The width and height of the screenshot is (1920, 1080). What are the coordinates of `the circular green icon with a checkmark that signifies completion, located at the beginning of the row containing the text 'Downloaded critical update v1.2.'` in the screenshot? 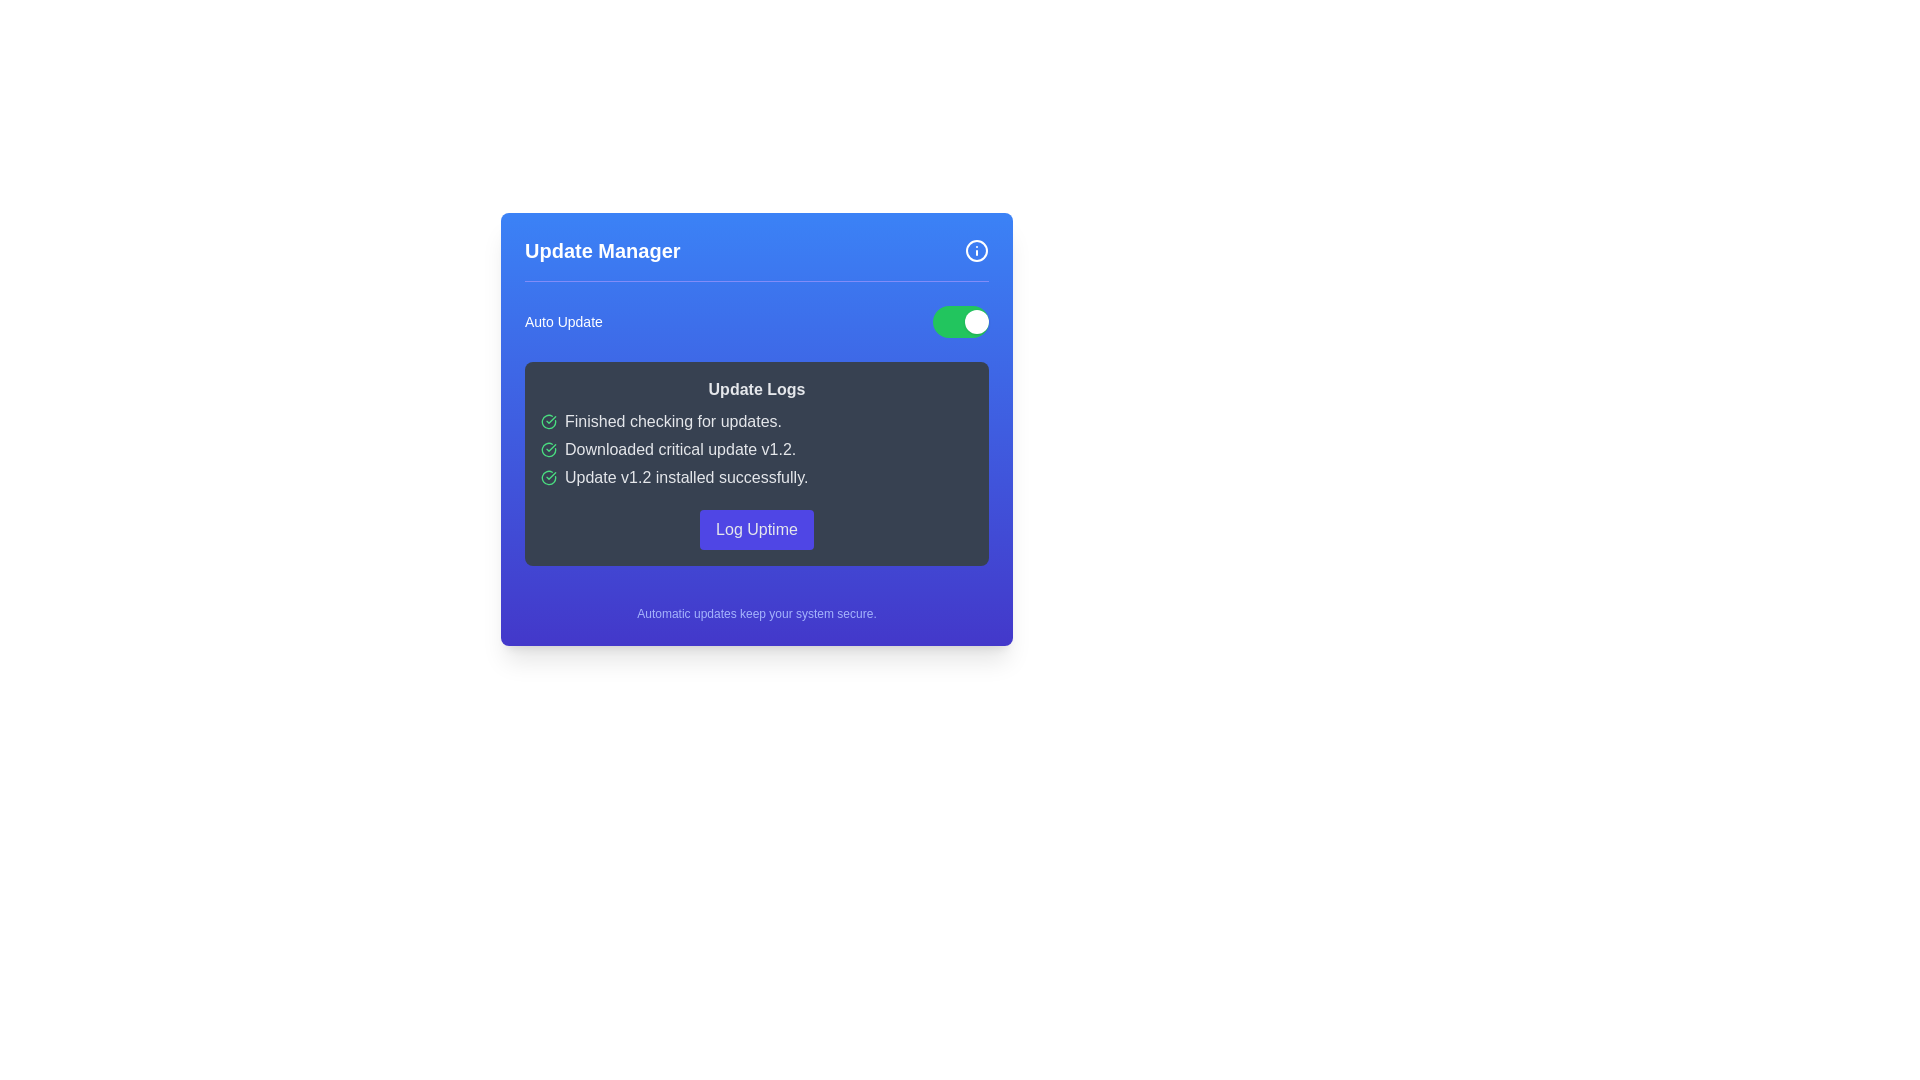 It's located at (548, 450).